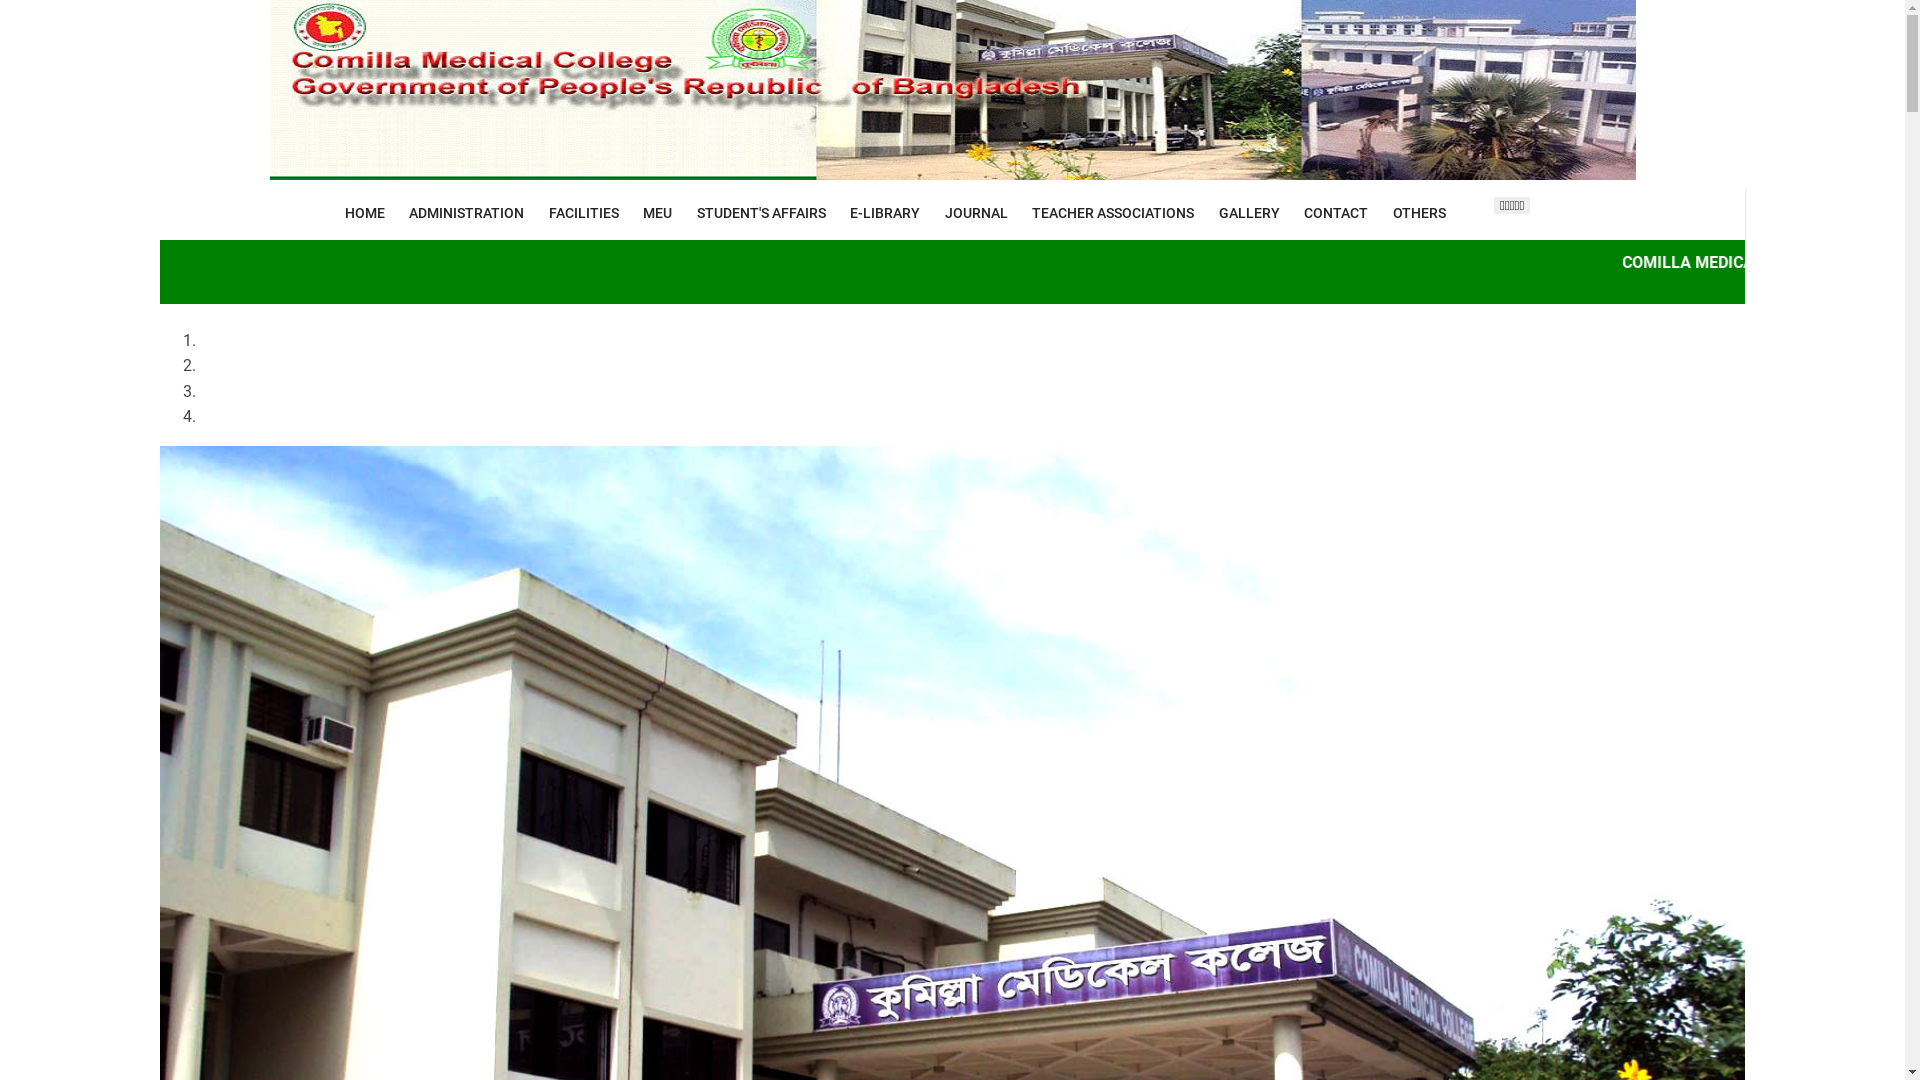  What do you see at coordinates (1418, 214) in the screenshot?
I see `'OTHERS'` at bounding box center [1418, 214].